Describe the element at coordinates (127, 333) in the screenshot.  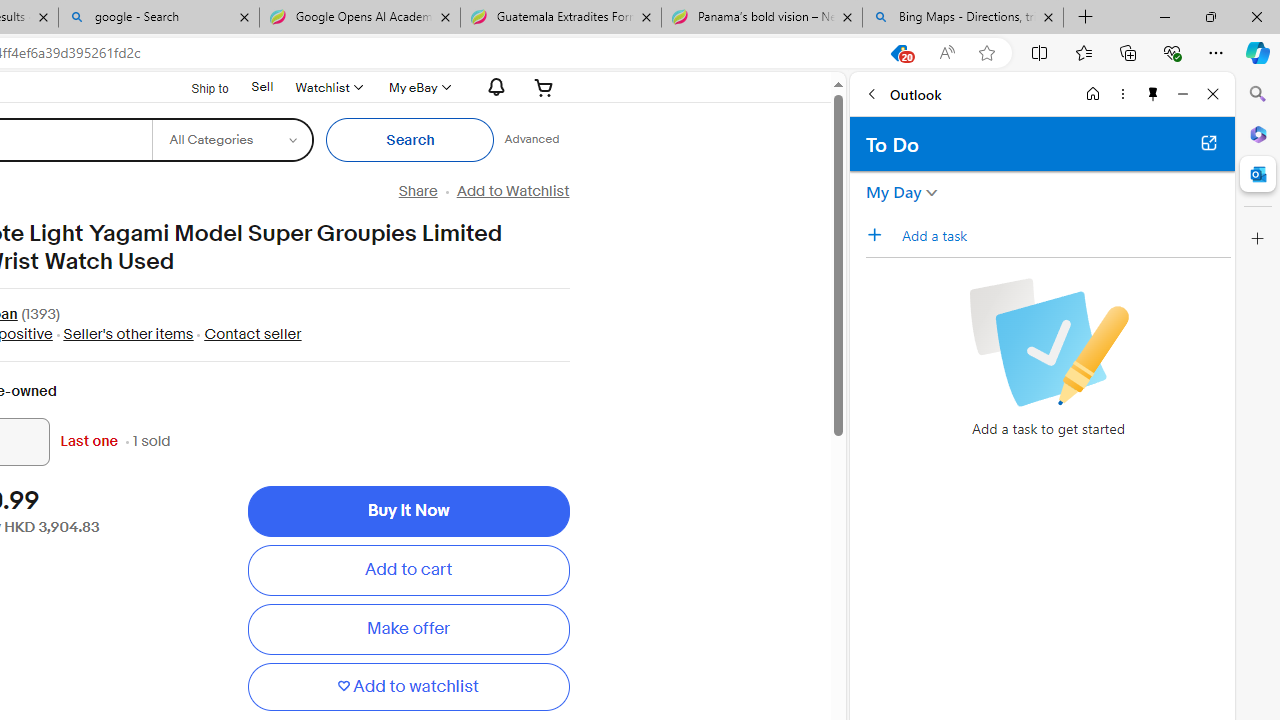
I see `'Seller'` at that location.